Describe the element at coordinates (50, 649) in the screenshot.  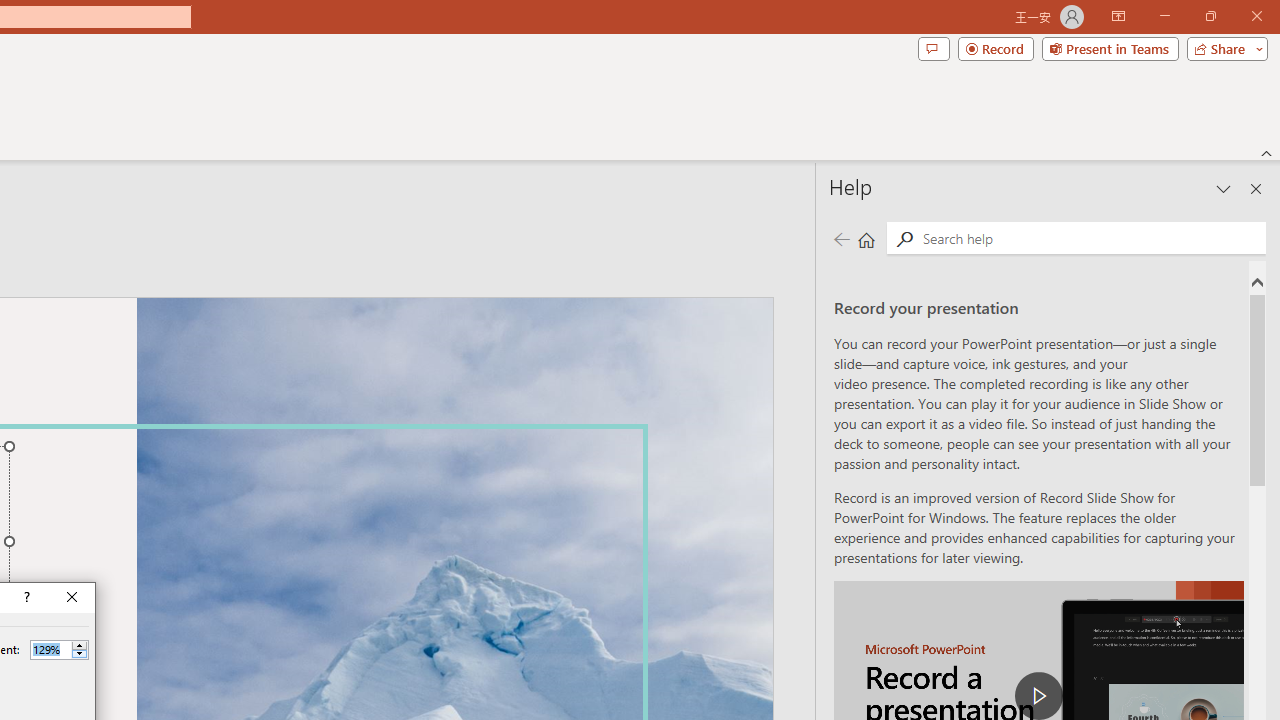
I see `'Percent'` at that location.